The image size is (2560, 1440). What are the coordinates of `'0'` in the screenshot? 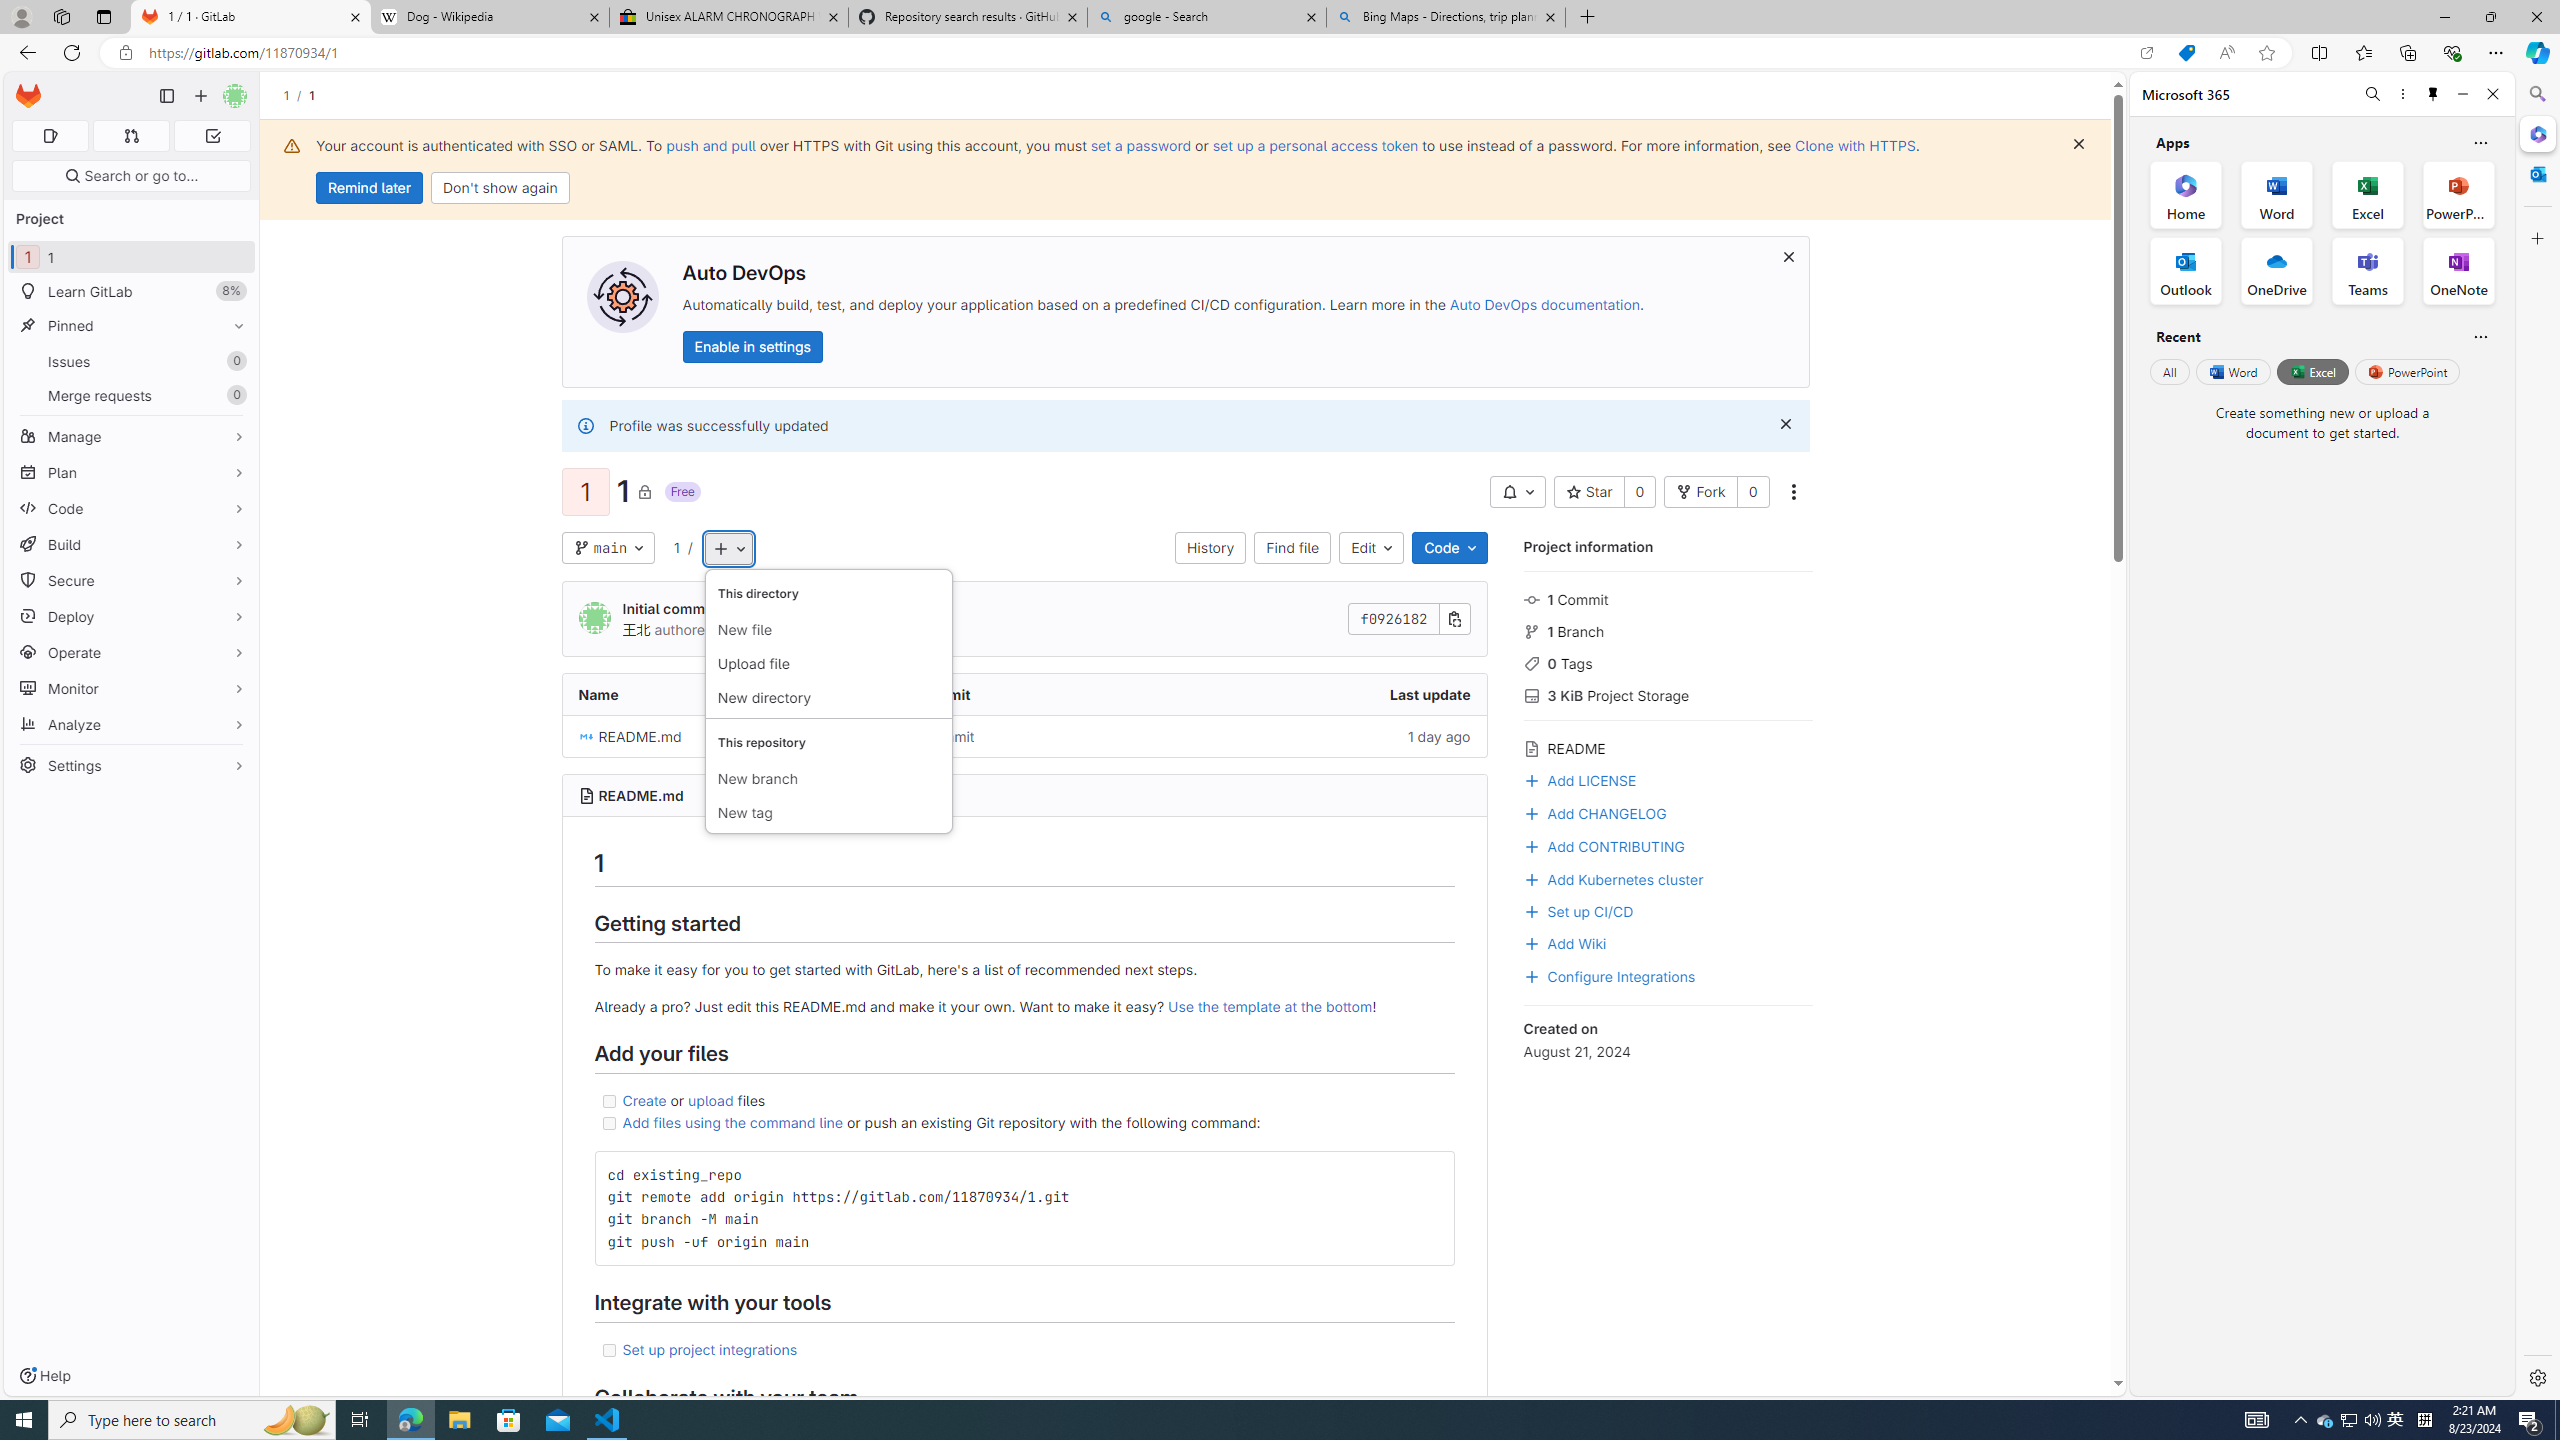 It's located at (1752, 491).